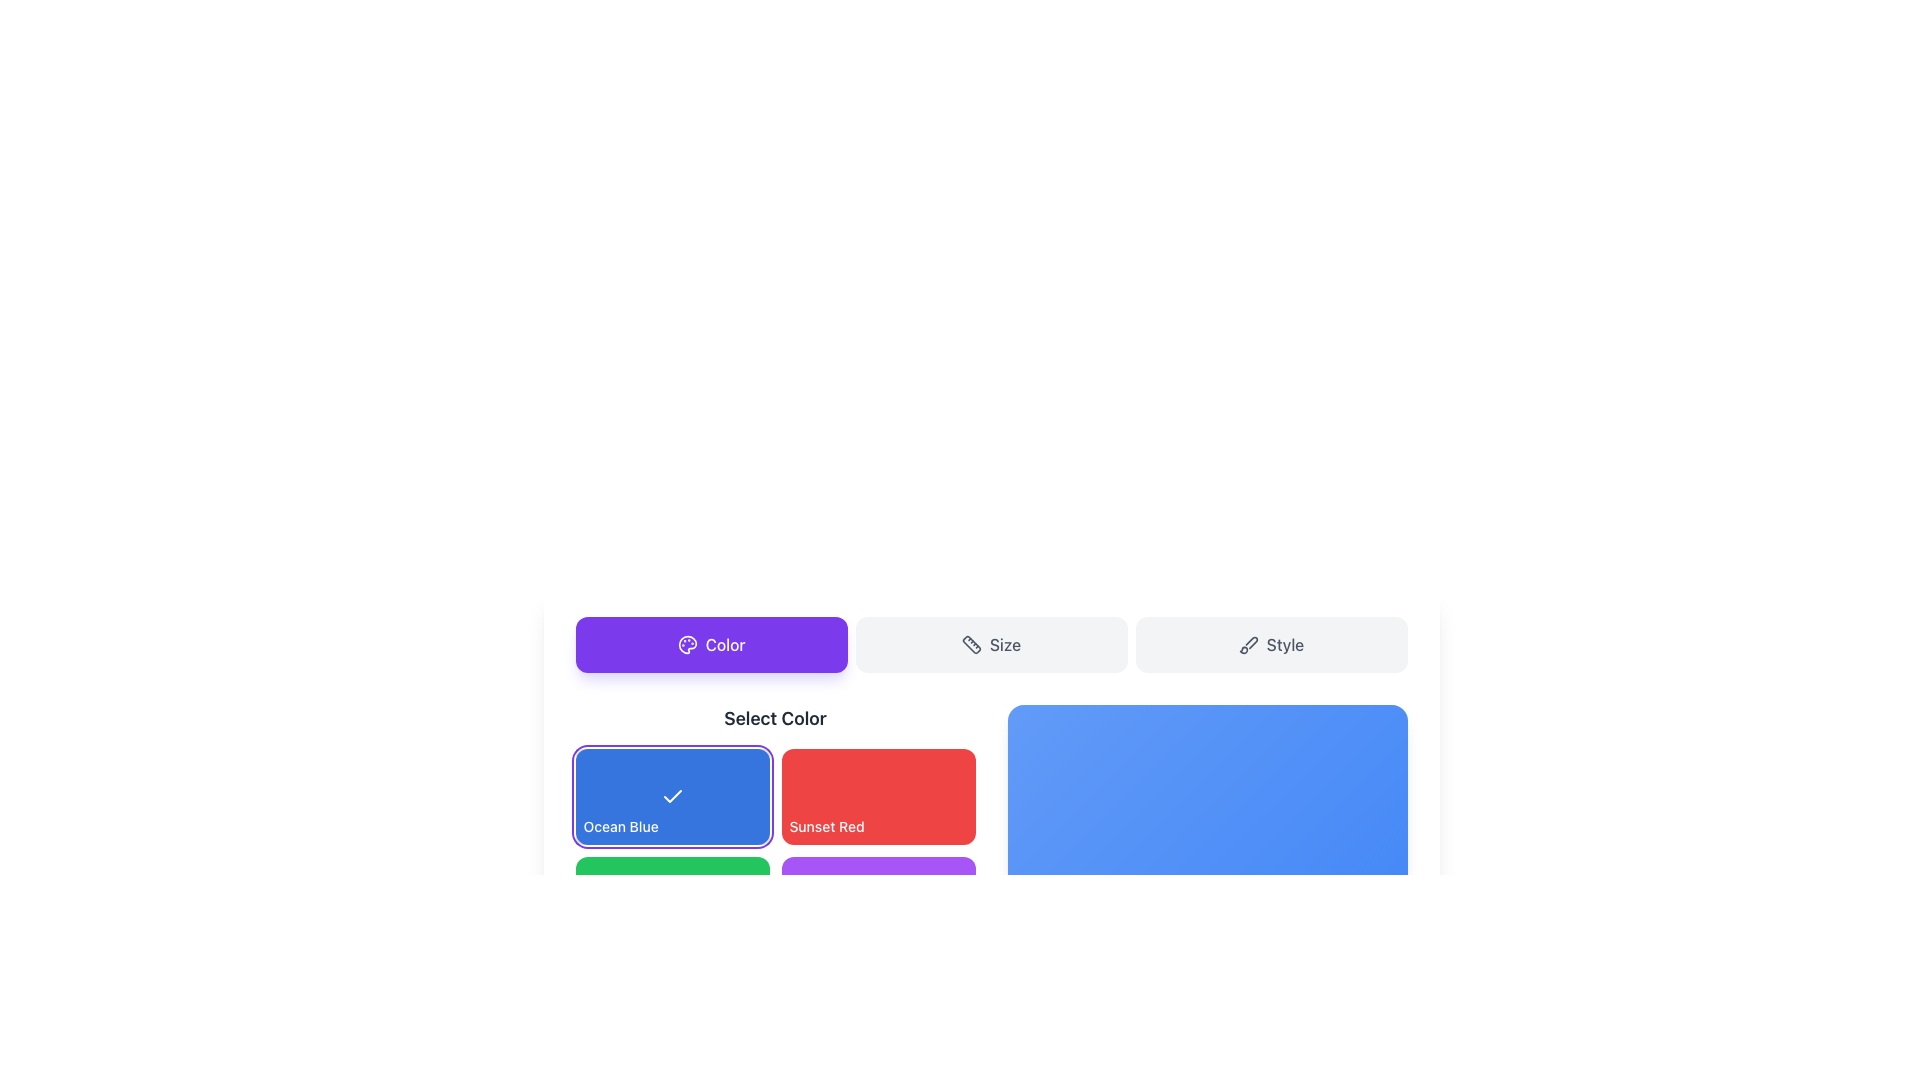 The image size is (1920, 1080). What do you see at coordinates (878, 796) in the screenshot?
I see `the 'Sunset Red' button in the 'Select Color' component for keyboard navigation` at bounding box center [878, 796].